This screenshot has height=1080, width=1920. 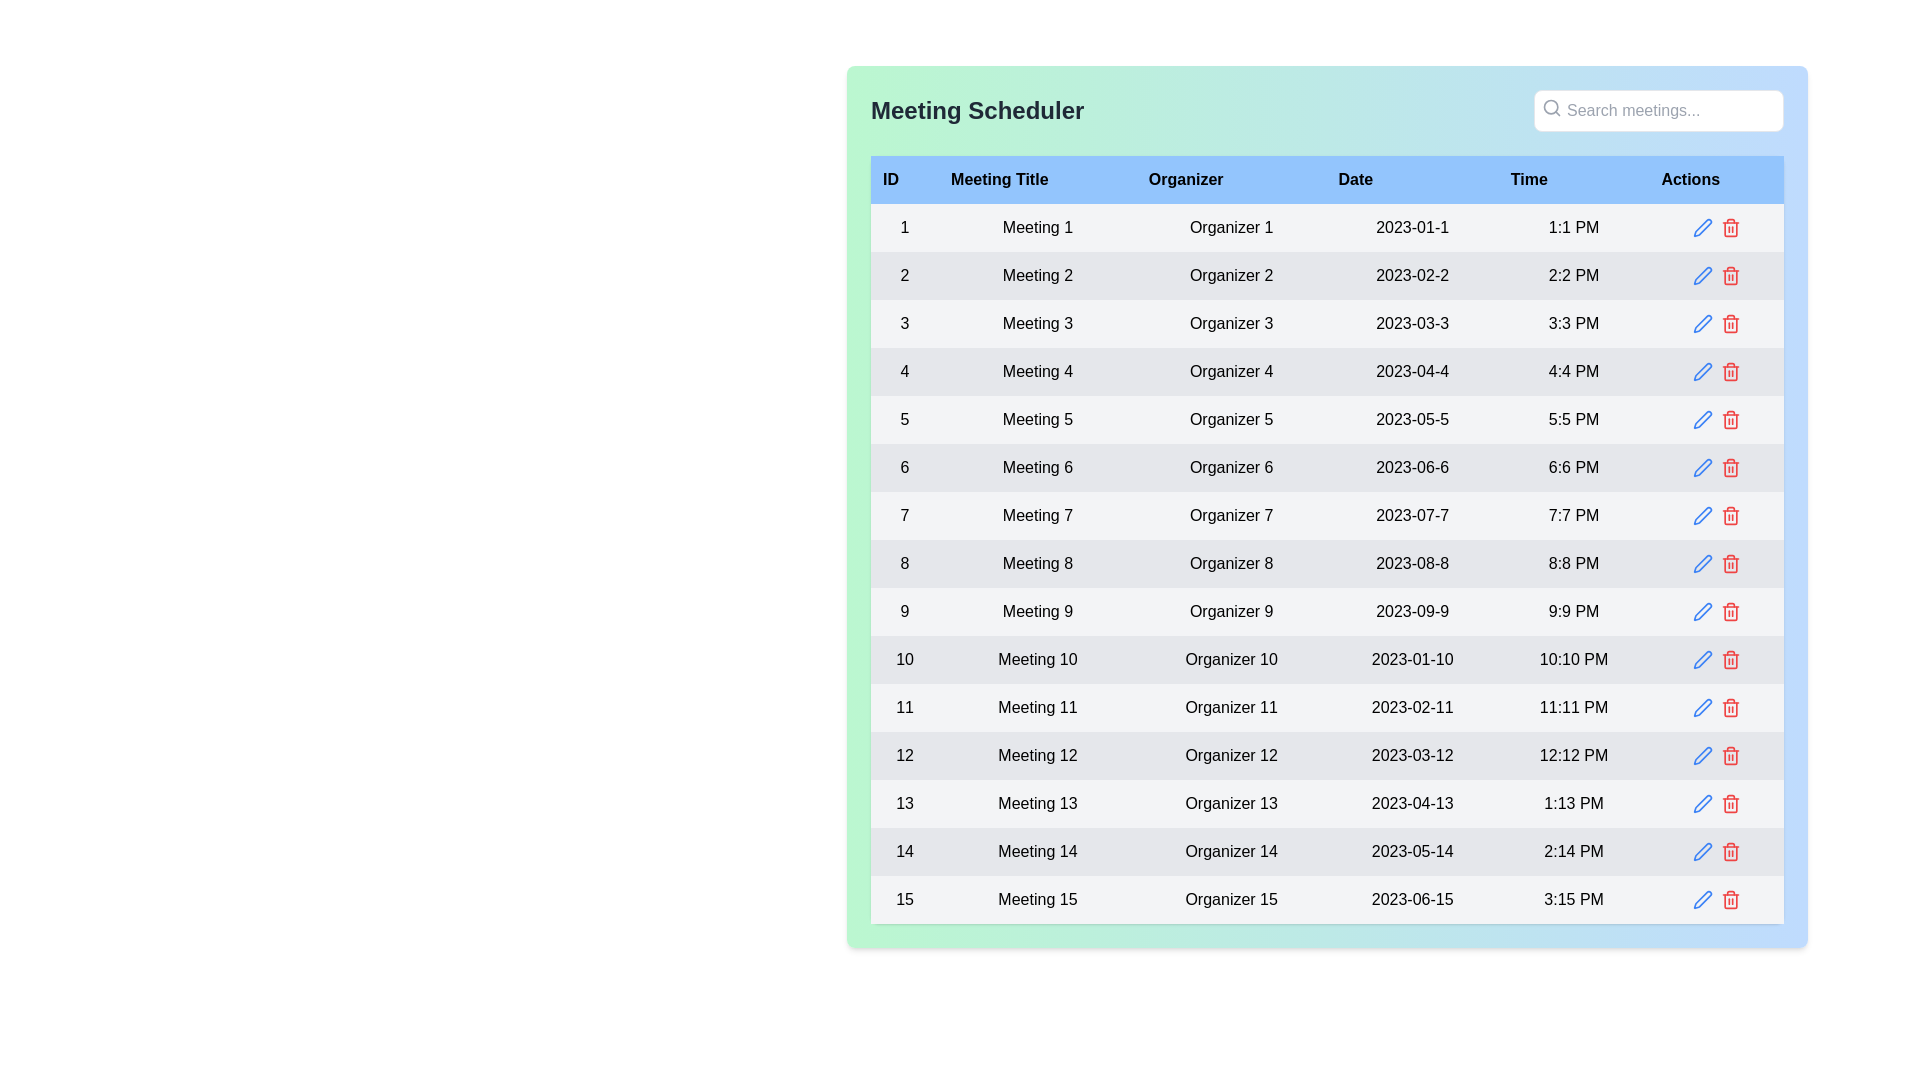 I want to click on the second row in the meeting scheduler table, so click(x=1327, y=276).